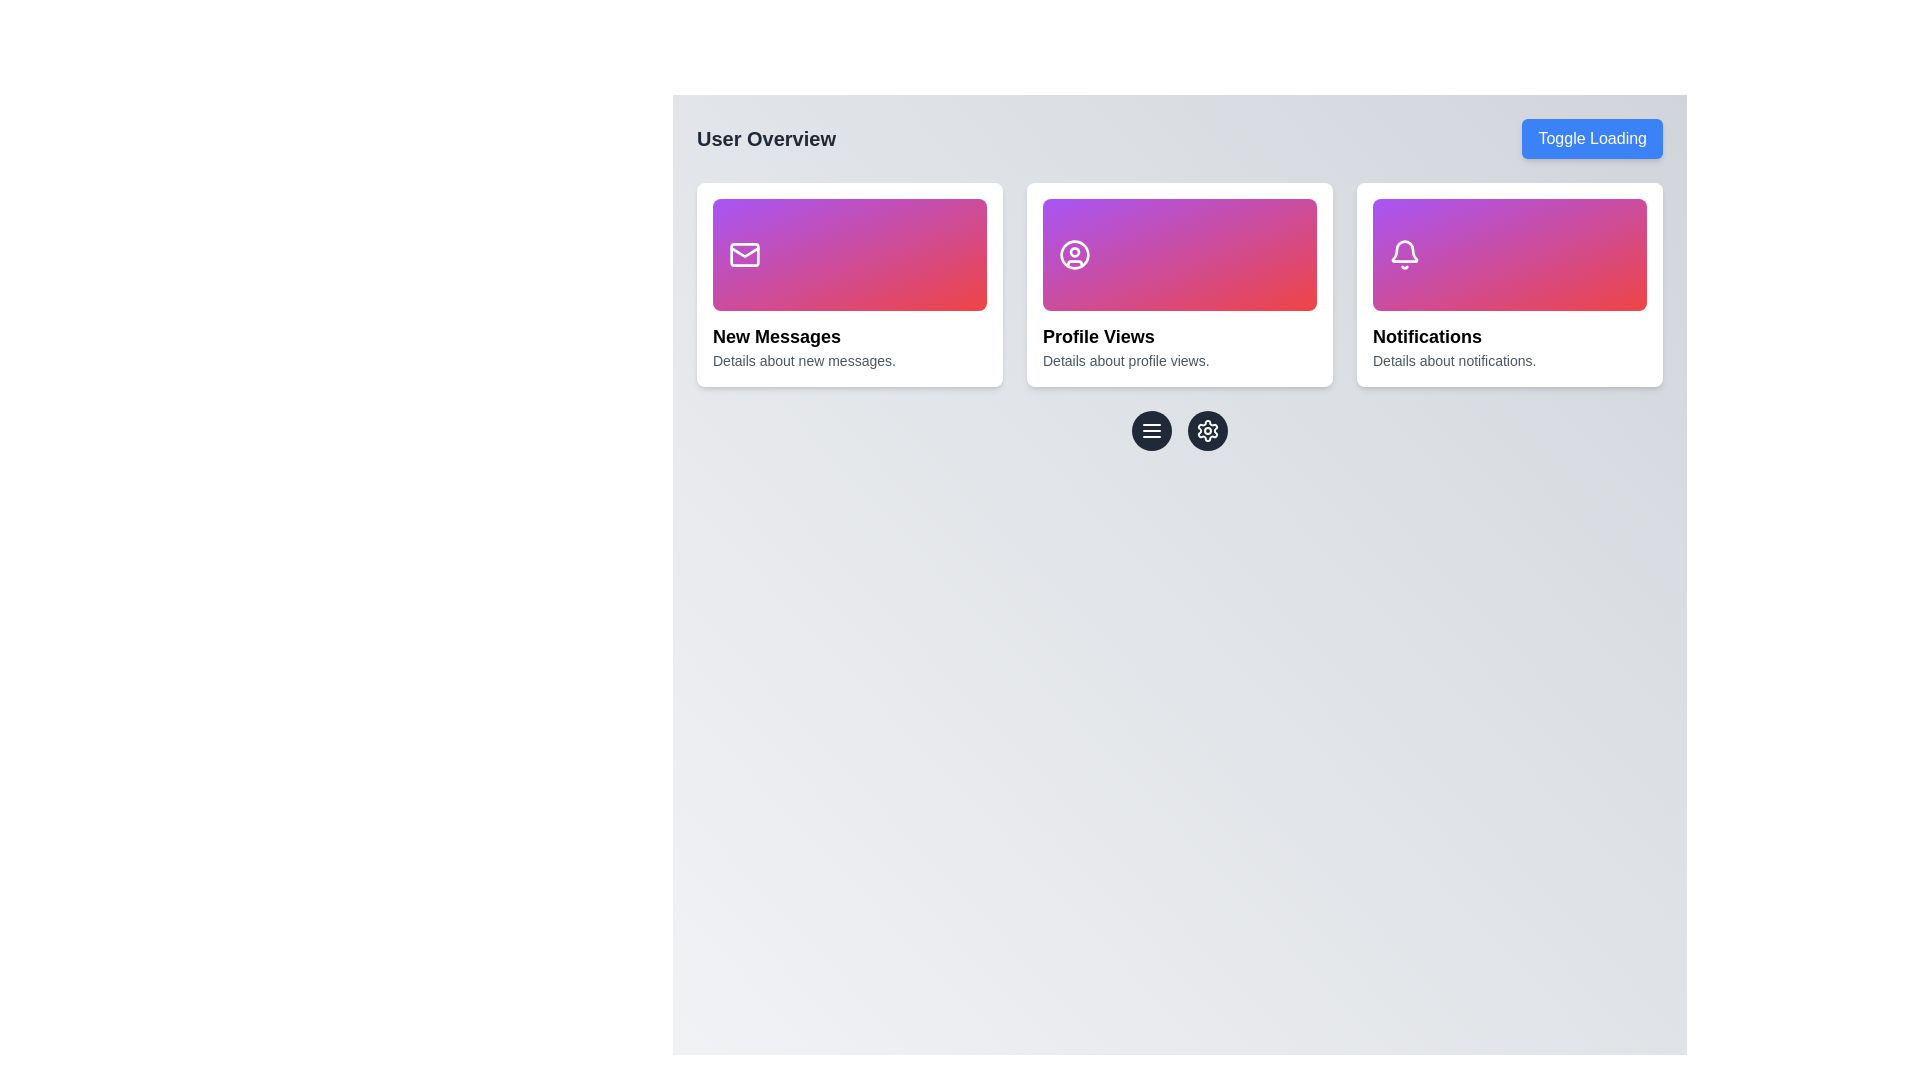 The width and height of the screenshot is (1920, 1080). I want to click on the Informational card labeled 'Notifications' that features a gradient header from purple to red and a white bell icon, located in the rightmost column of the grid layout, so click(1510, 285).